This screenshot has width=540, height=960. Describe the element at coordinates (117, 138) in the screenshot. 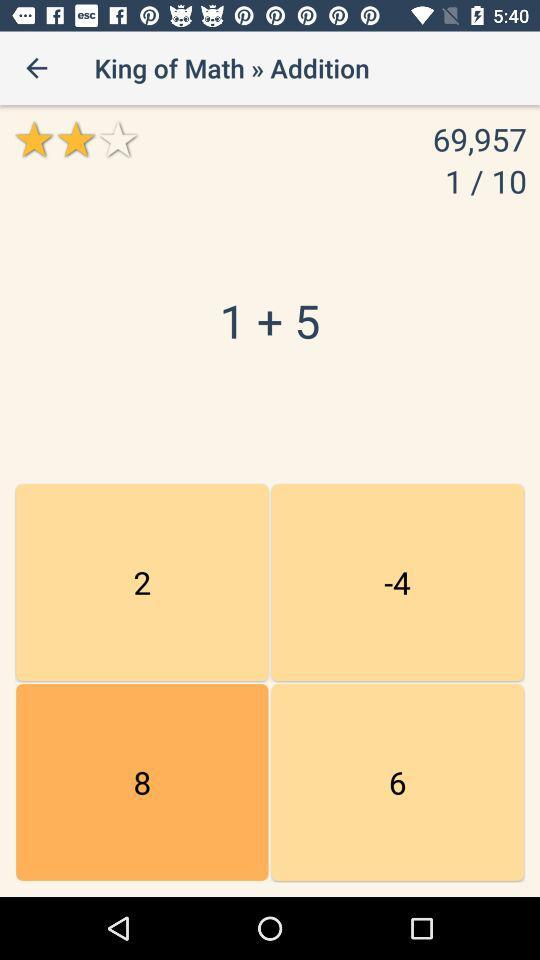

I see `the unmarked star on the page` at that location.